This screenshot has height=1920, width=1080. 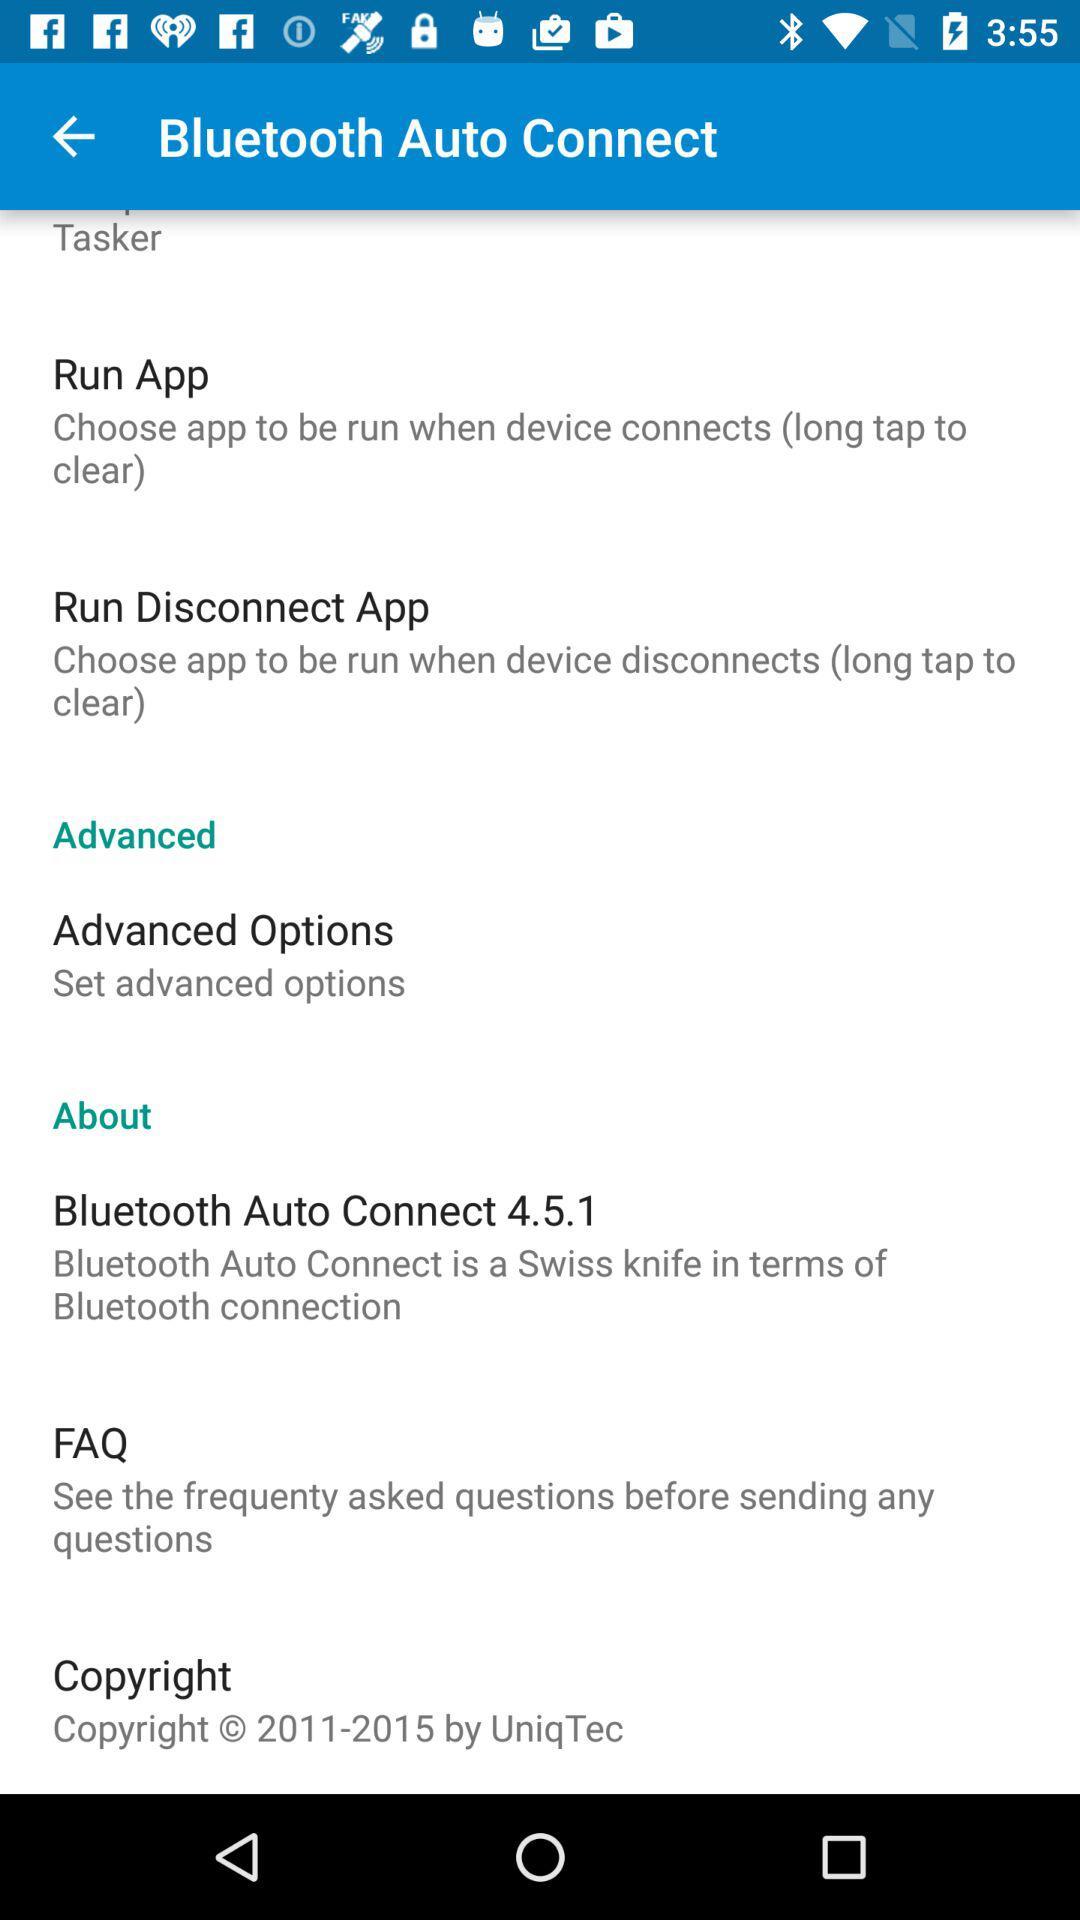 I want to click on the the preference misc, so click(x=540, y=235).